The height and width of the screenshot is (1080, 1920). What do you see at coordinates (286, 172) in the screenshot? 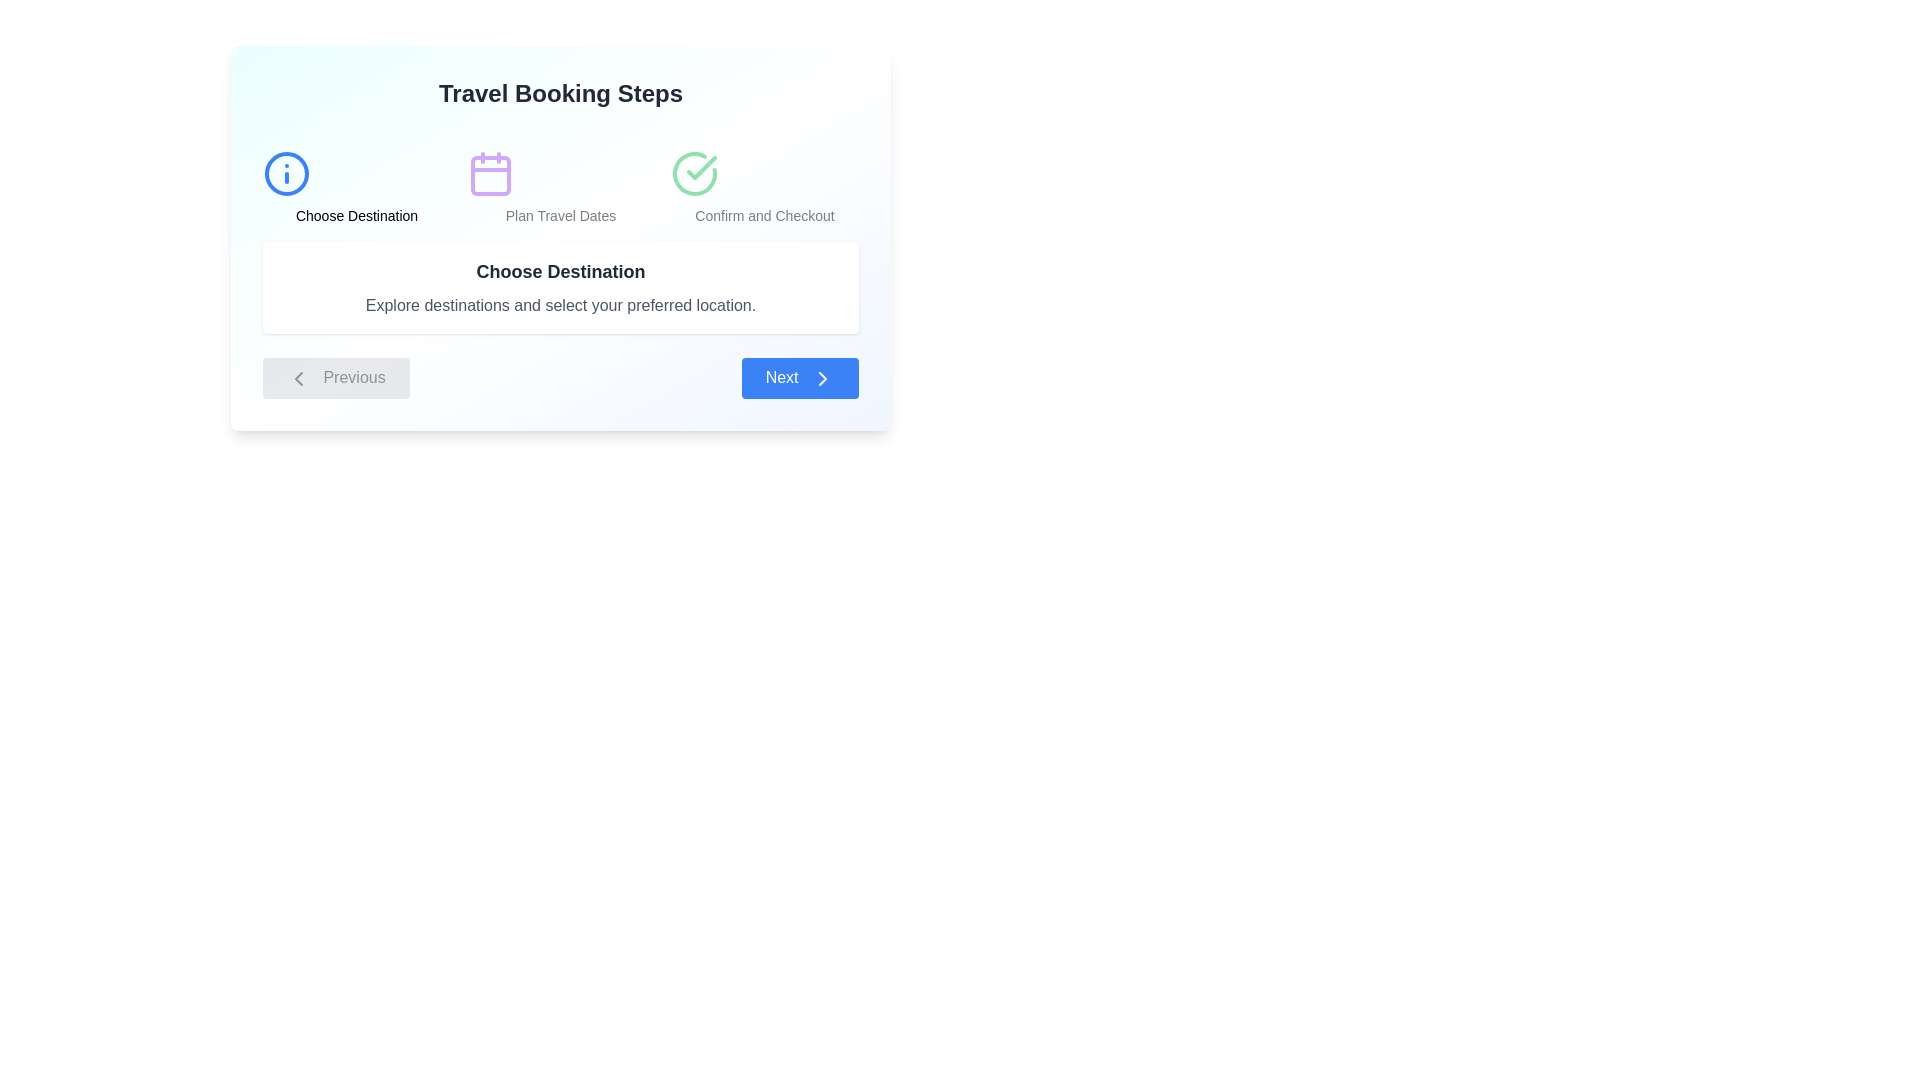
I see `the informational icon indicating the user's current step in the travel booking process, located above the 'Choose Destination' text label` at bounding box center [286, 172].